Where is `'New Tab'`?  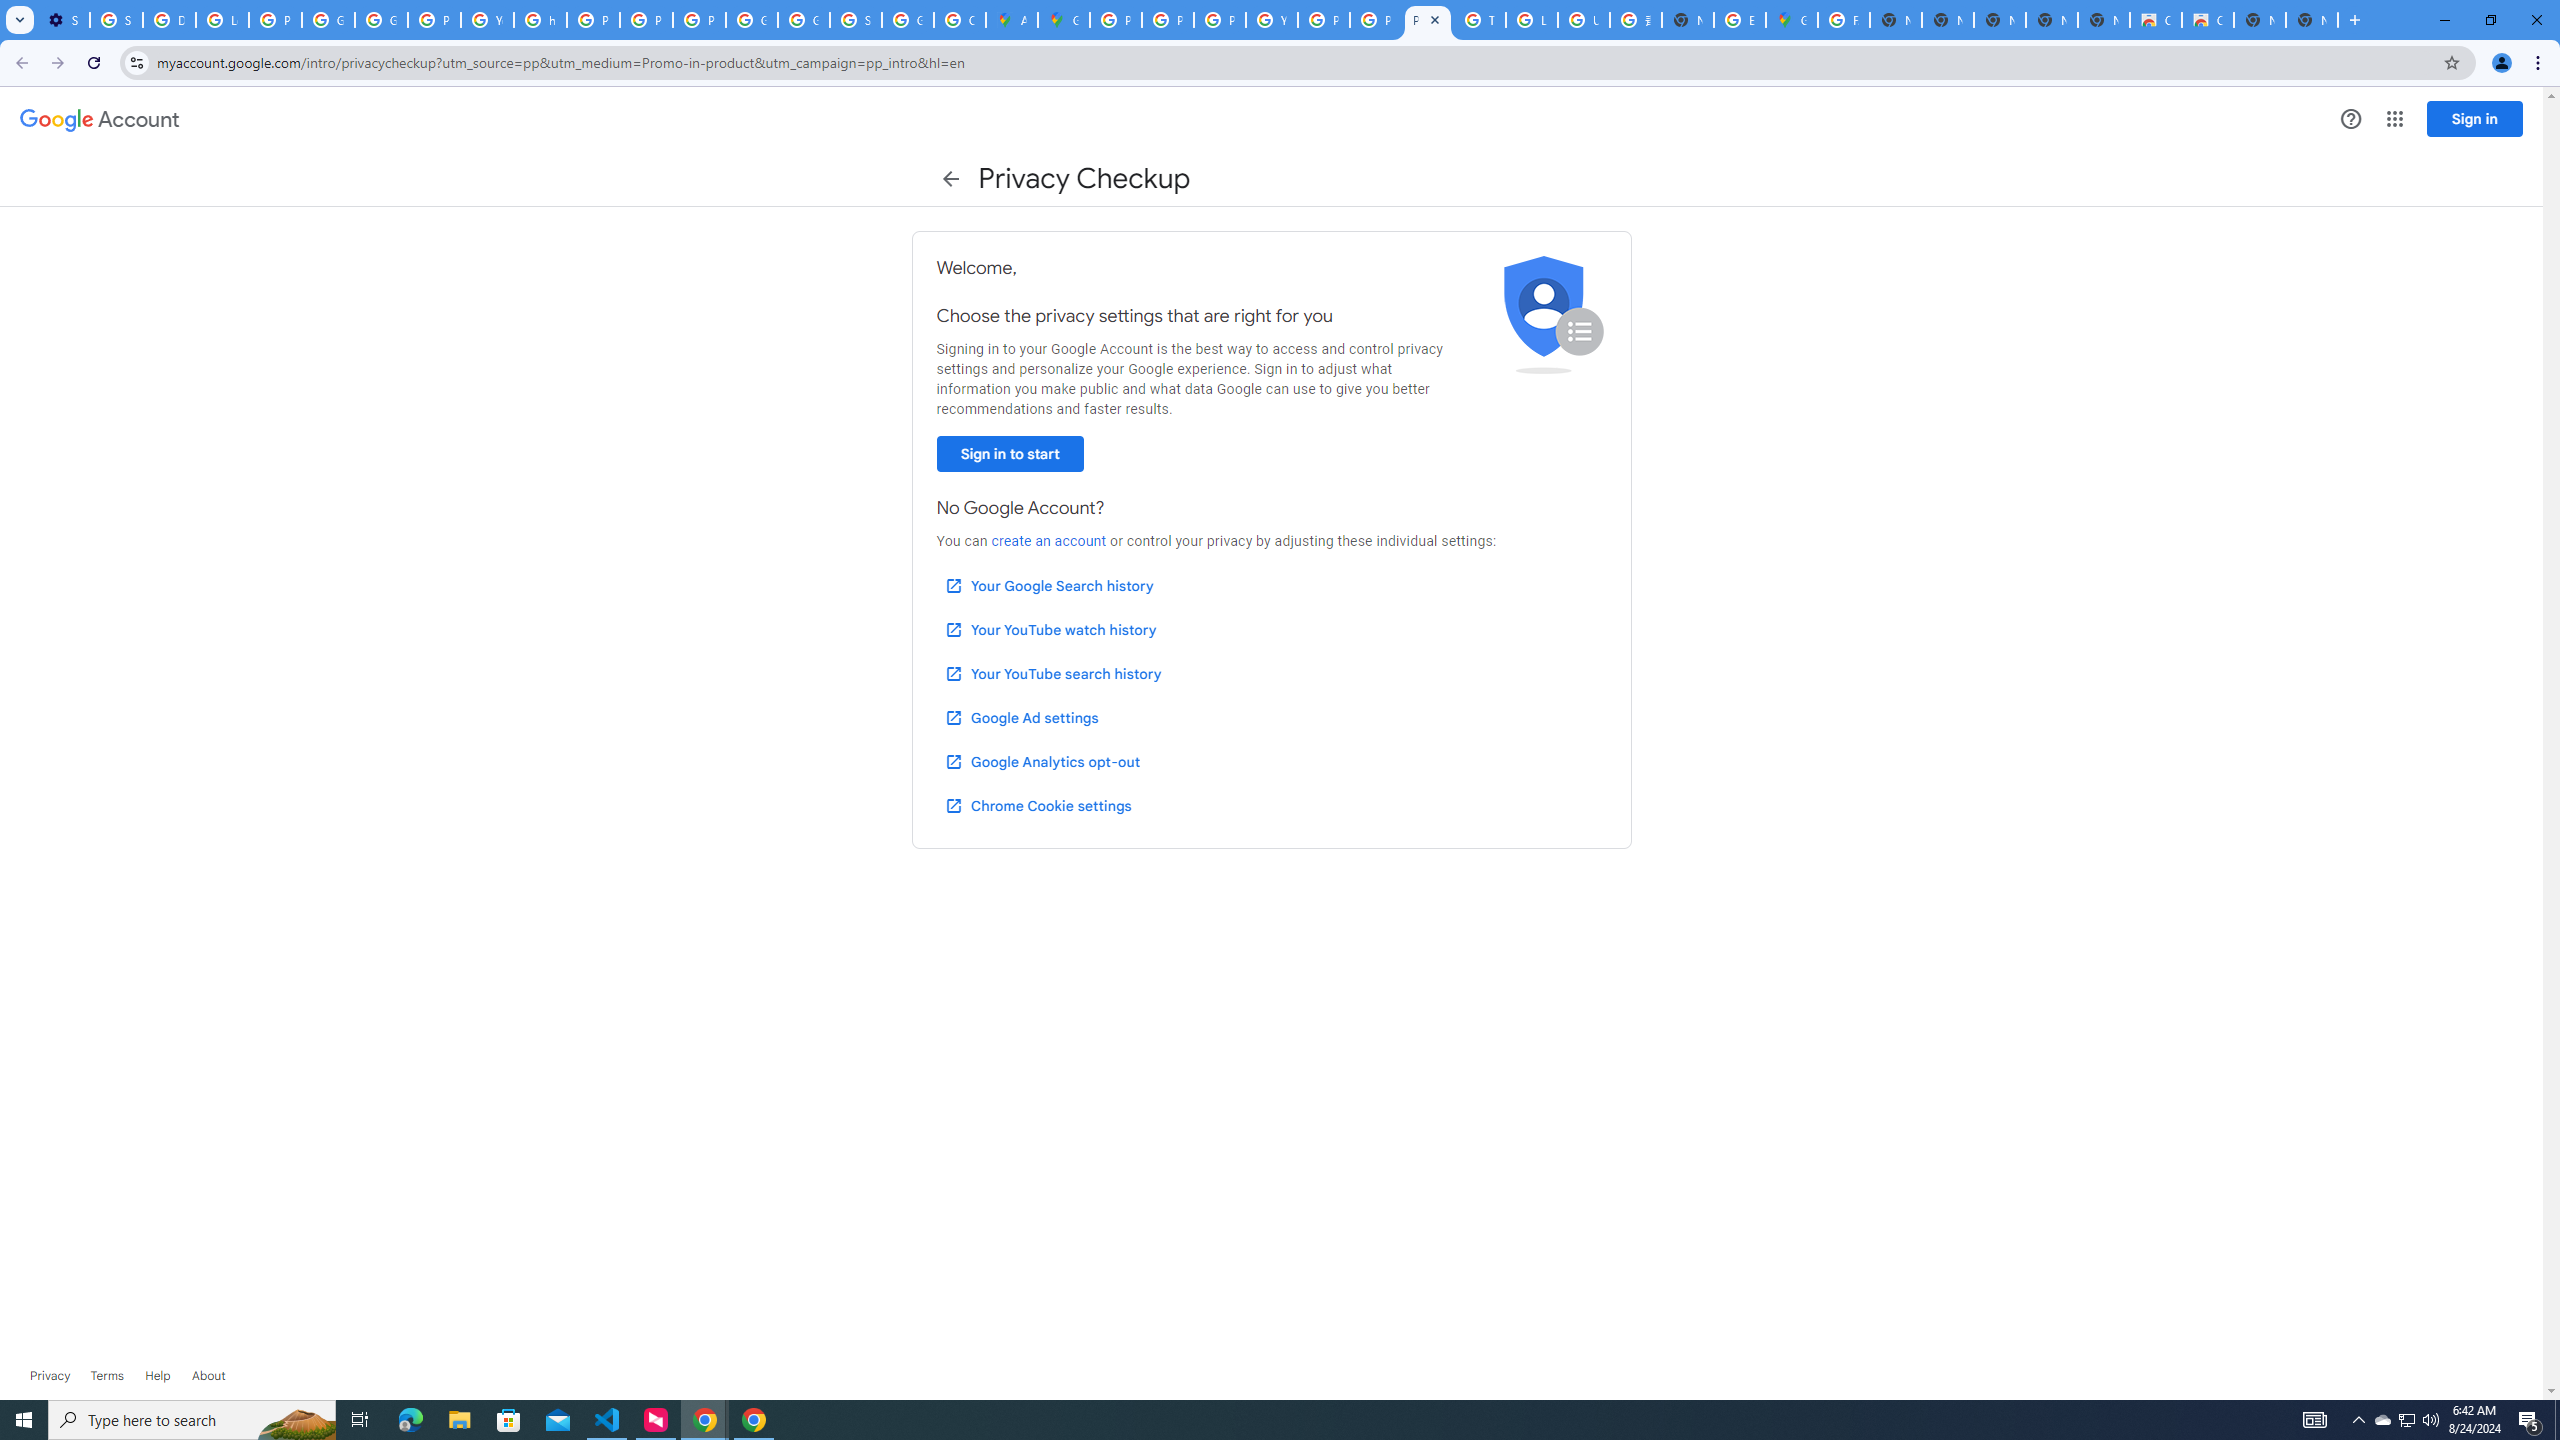
'New Tab' is located at coordinates (2311, 19).